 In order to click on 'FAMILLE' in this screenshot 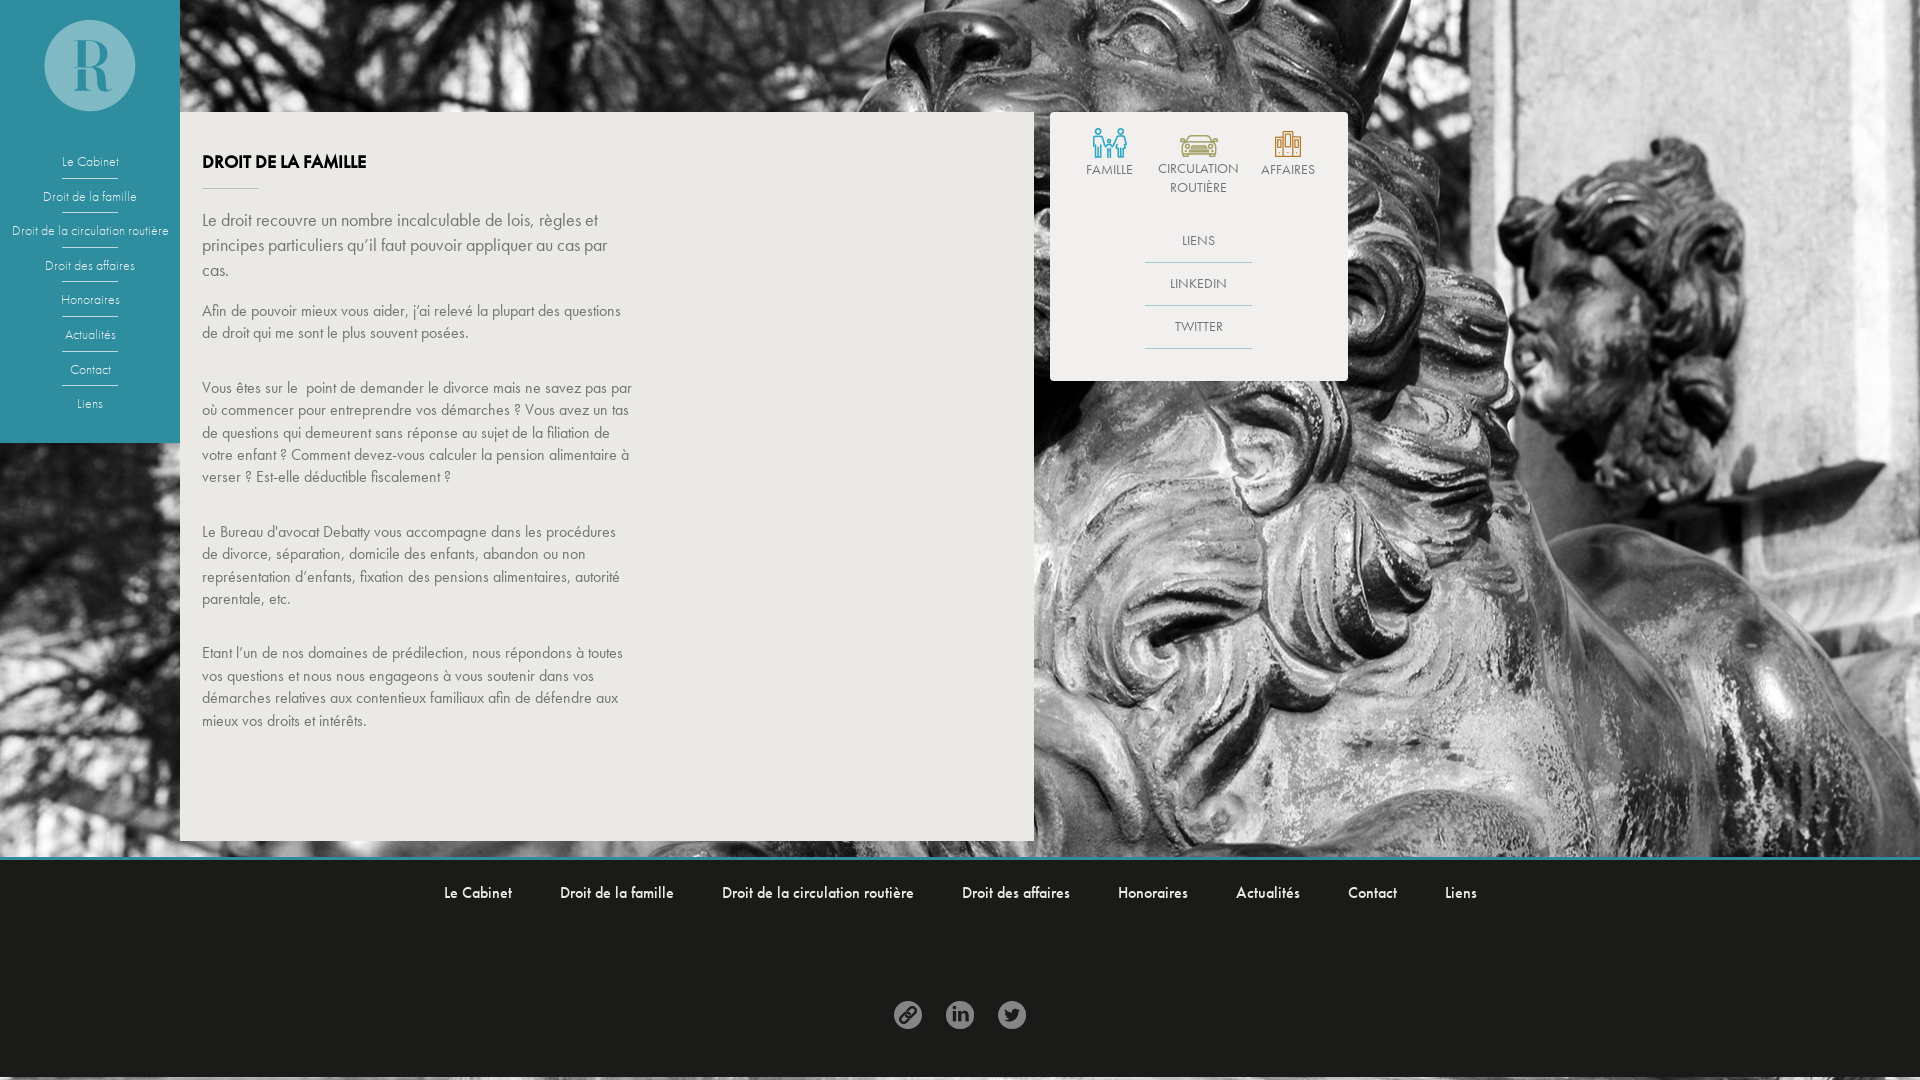, I will do `click(1108, 153)`.